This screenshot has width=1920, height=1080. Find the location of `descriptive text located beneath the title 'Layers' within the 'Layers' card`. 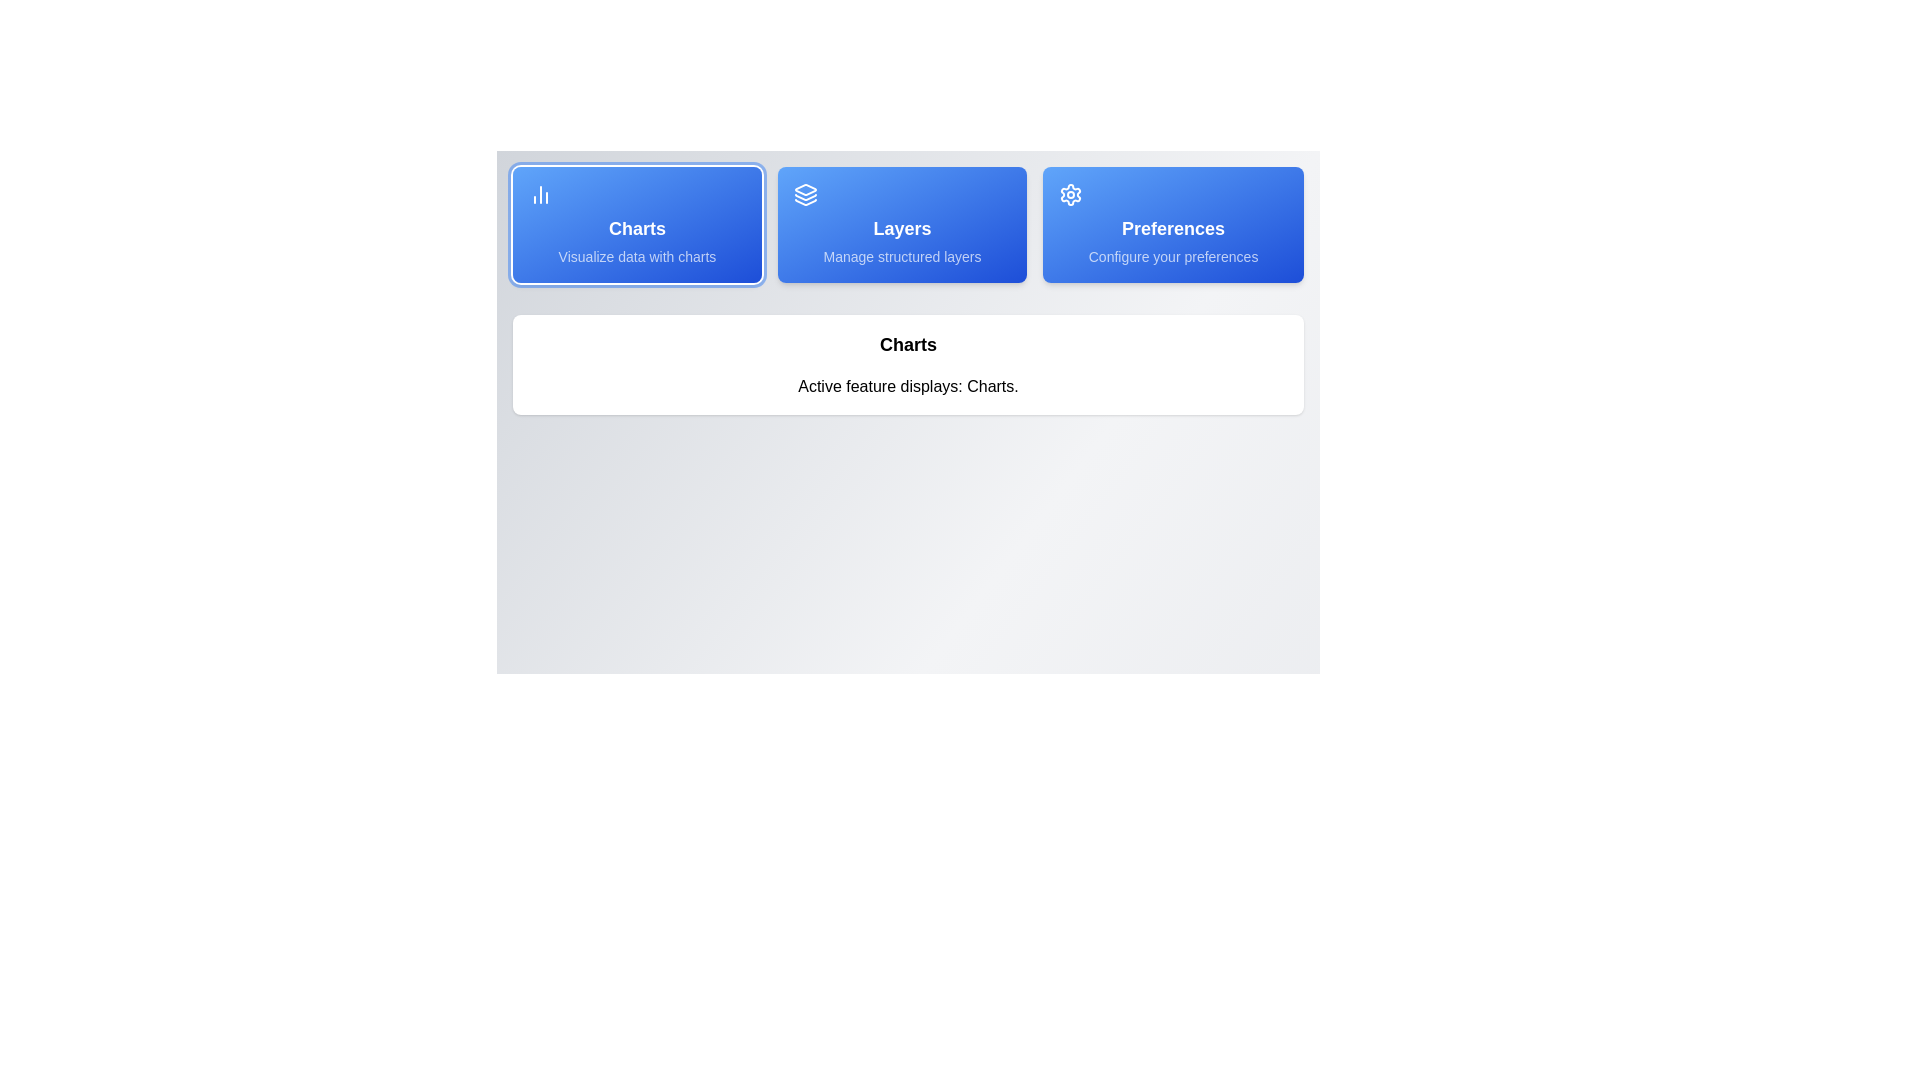

descriptive text located beneath the title 'Layers' within the 'Layers' card is located at coordinates (901, 256).